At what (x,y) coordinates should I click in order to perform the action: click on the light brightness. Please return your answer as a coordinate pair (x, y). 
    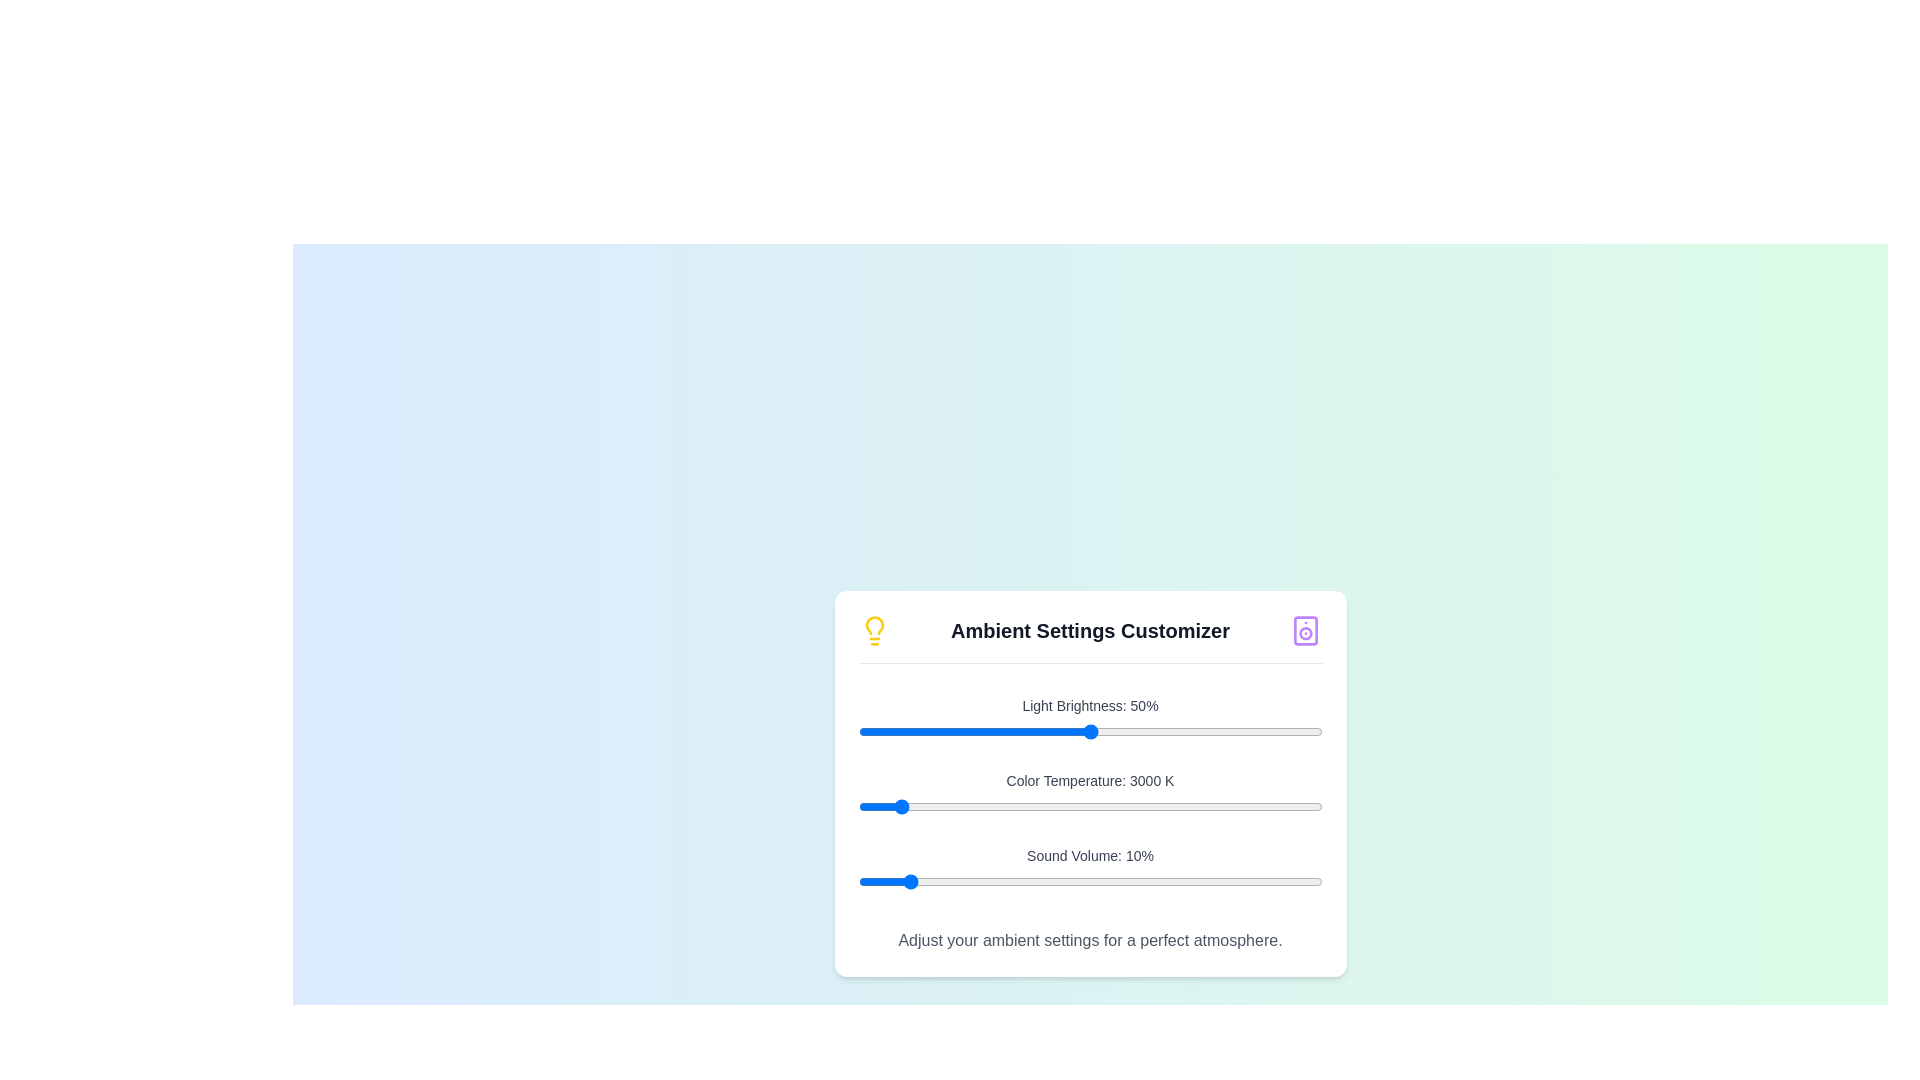
    Looking at the image, I should click on (1034, 732).